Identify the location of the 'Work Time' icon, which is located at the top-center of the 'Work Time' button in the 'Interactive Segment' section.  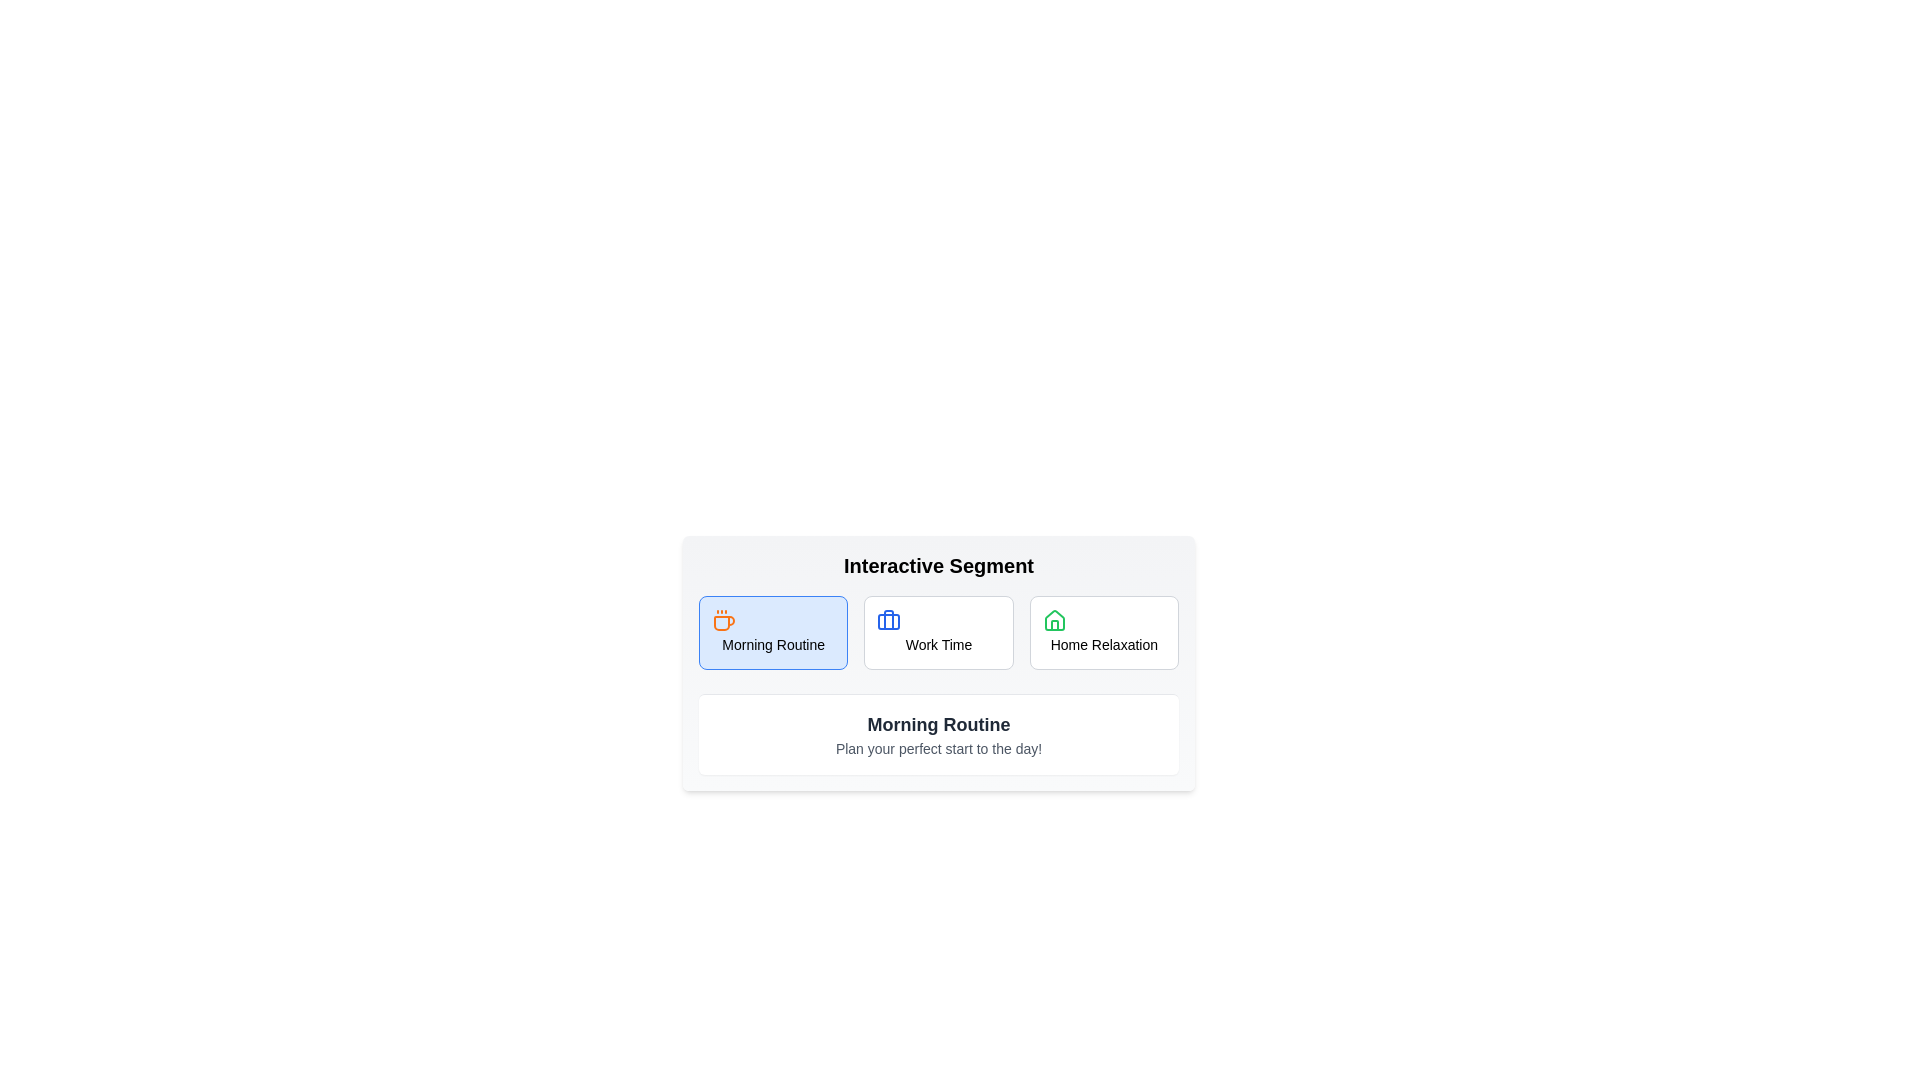
(888, 620).